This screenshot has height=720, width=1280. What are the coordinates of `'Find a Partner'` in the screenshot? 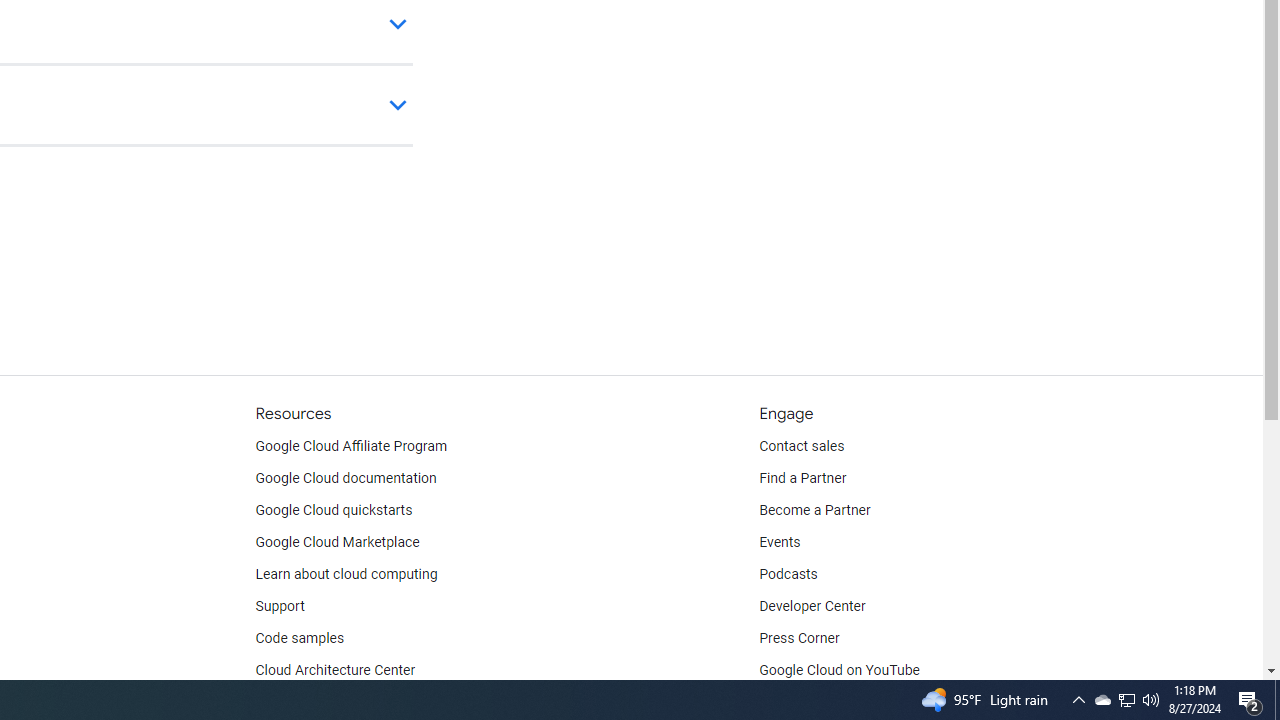 It's located at (803, 479).